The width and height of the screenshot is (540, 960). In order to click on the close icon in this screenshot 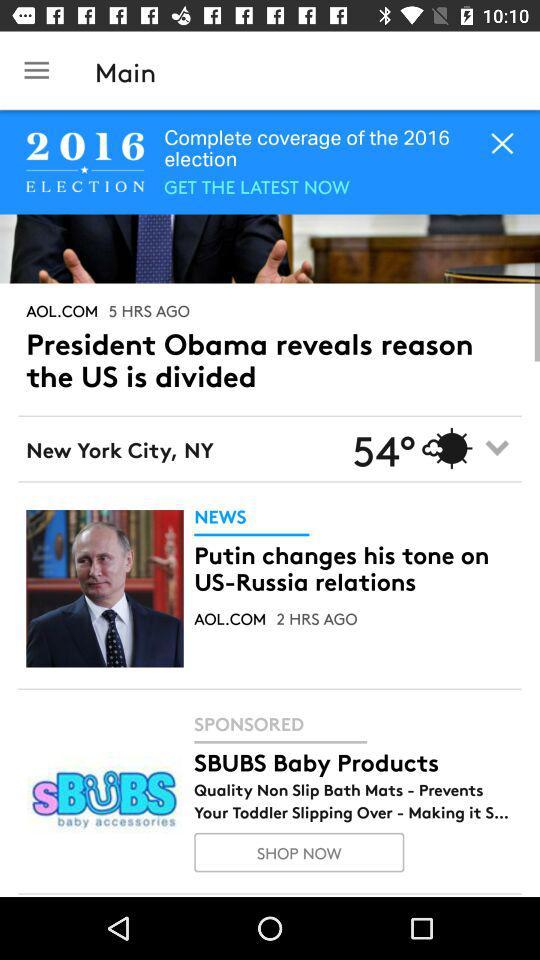, I will do `click(501, 144)`.